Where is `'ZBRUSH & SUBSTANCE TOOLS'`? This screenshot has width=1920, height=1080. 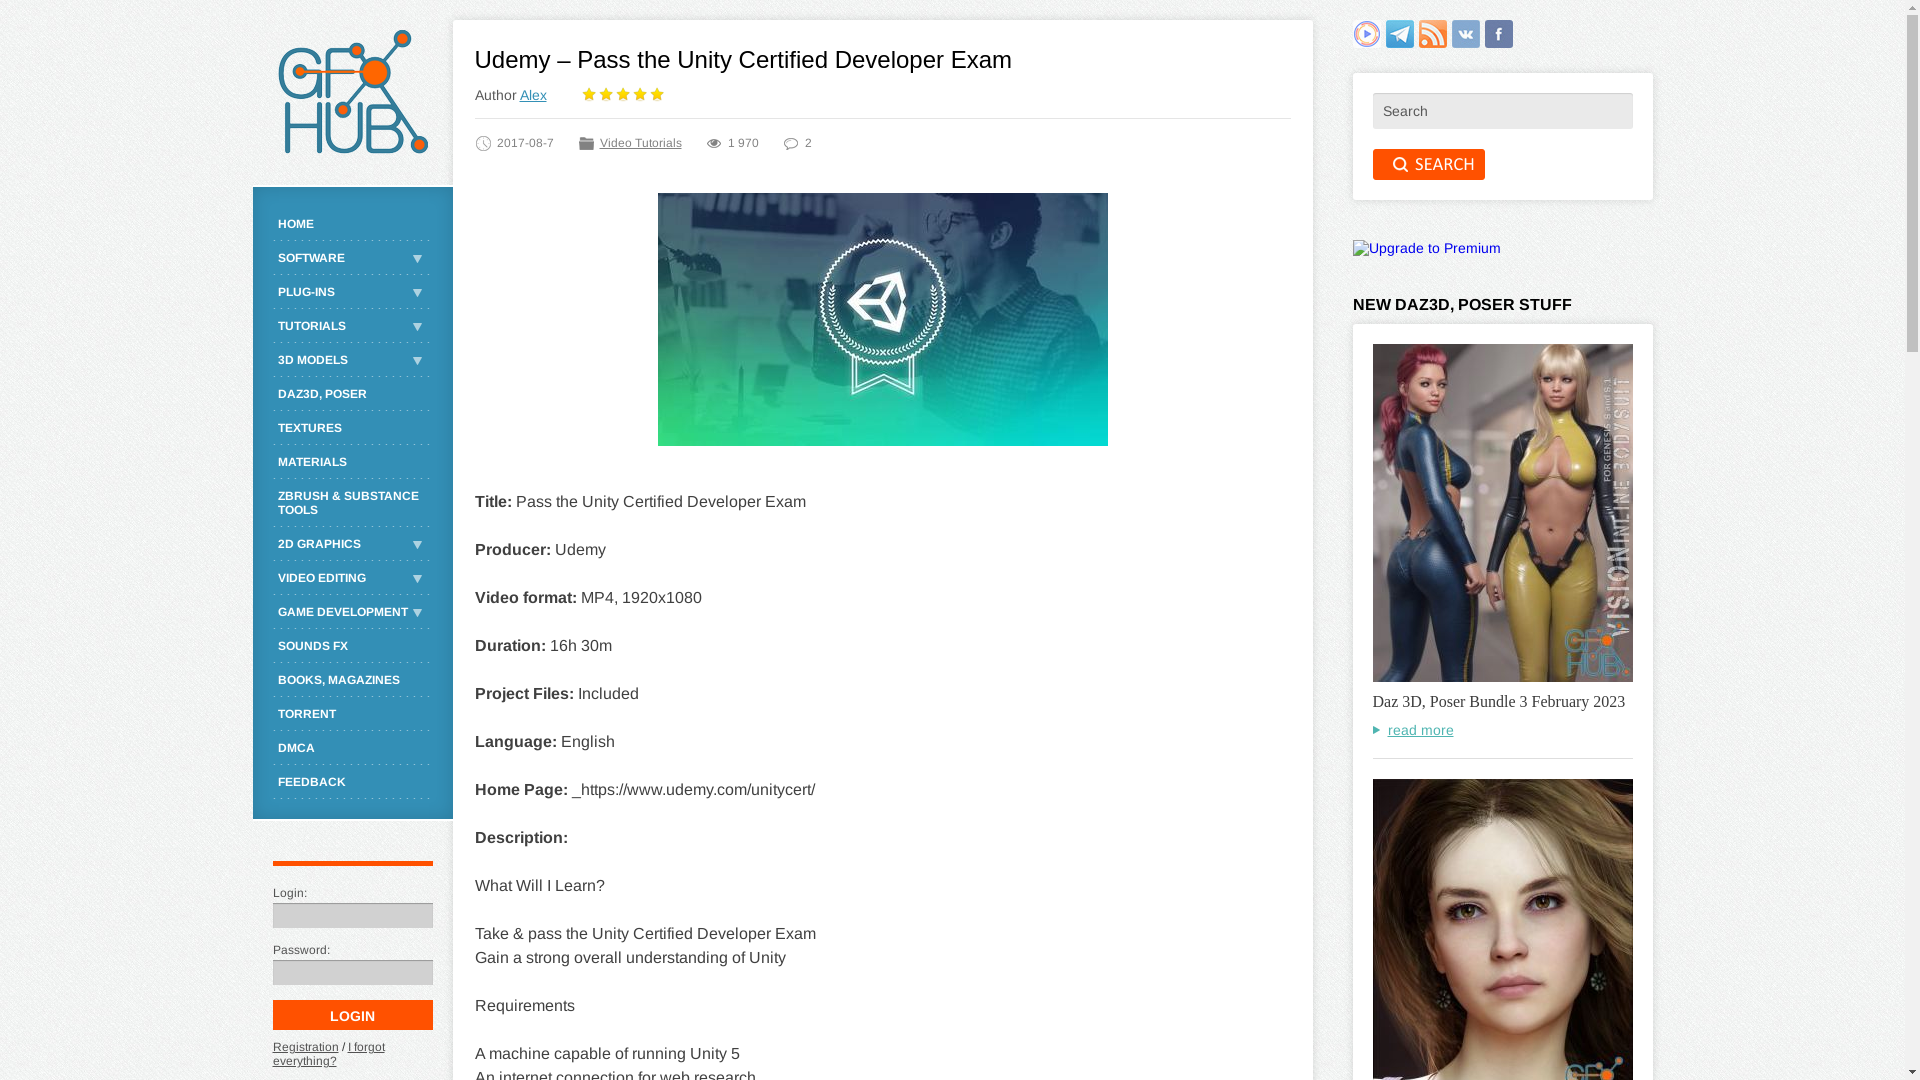 'ZBRUSH & SUBSTANCE TOOLS' is located at coordinates (351, 501).